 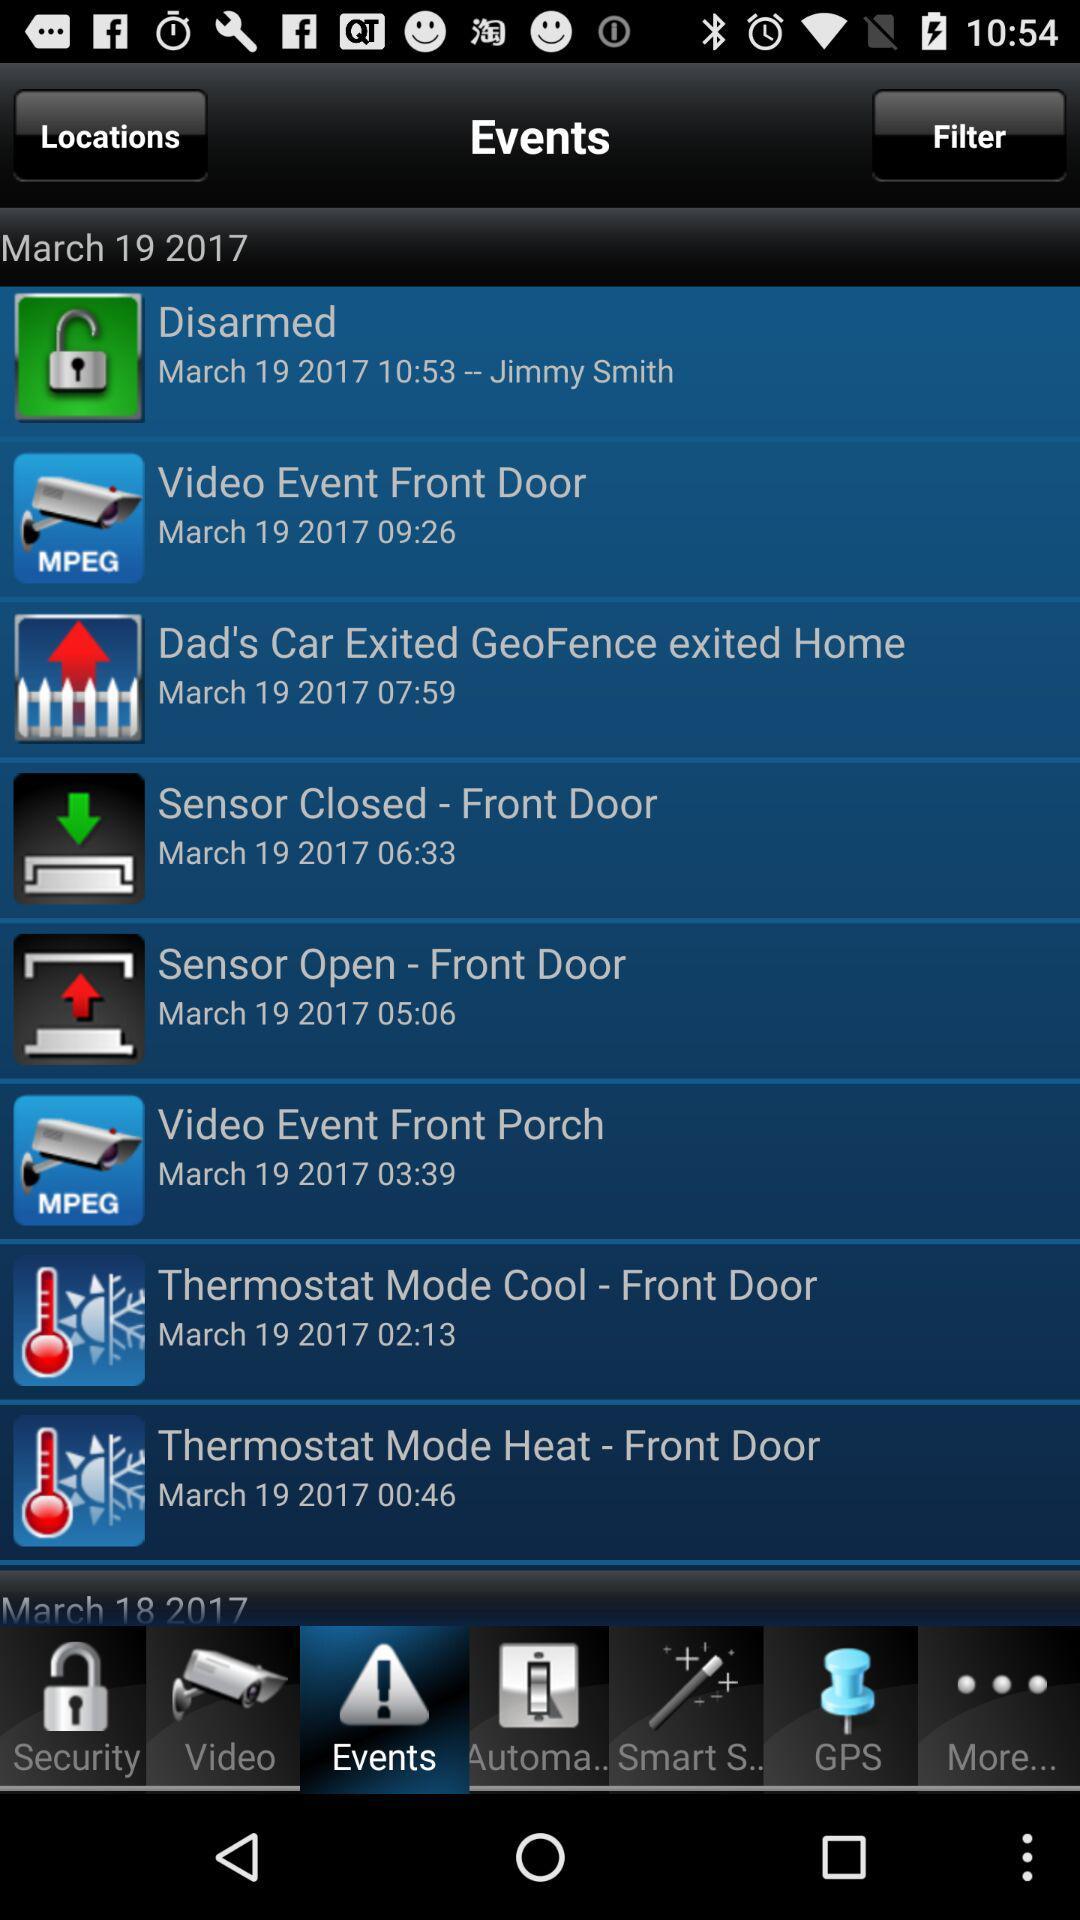 What do you see at coordinates (110, 134) in the screenshot?
I see `the locations item` at bounding box center [110, 134].